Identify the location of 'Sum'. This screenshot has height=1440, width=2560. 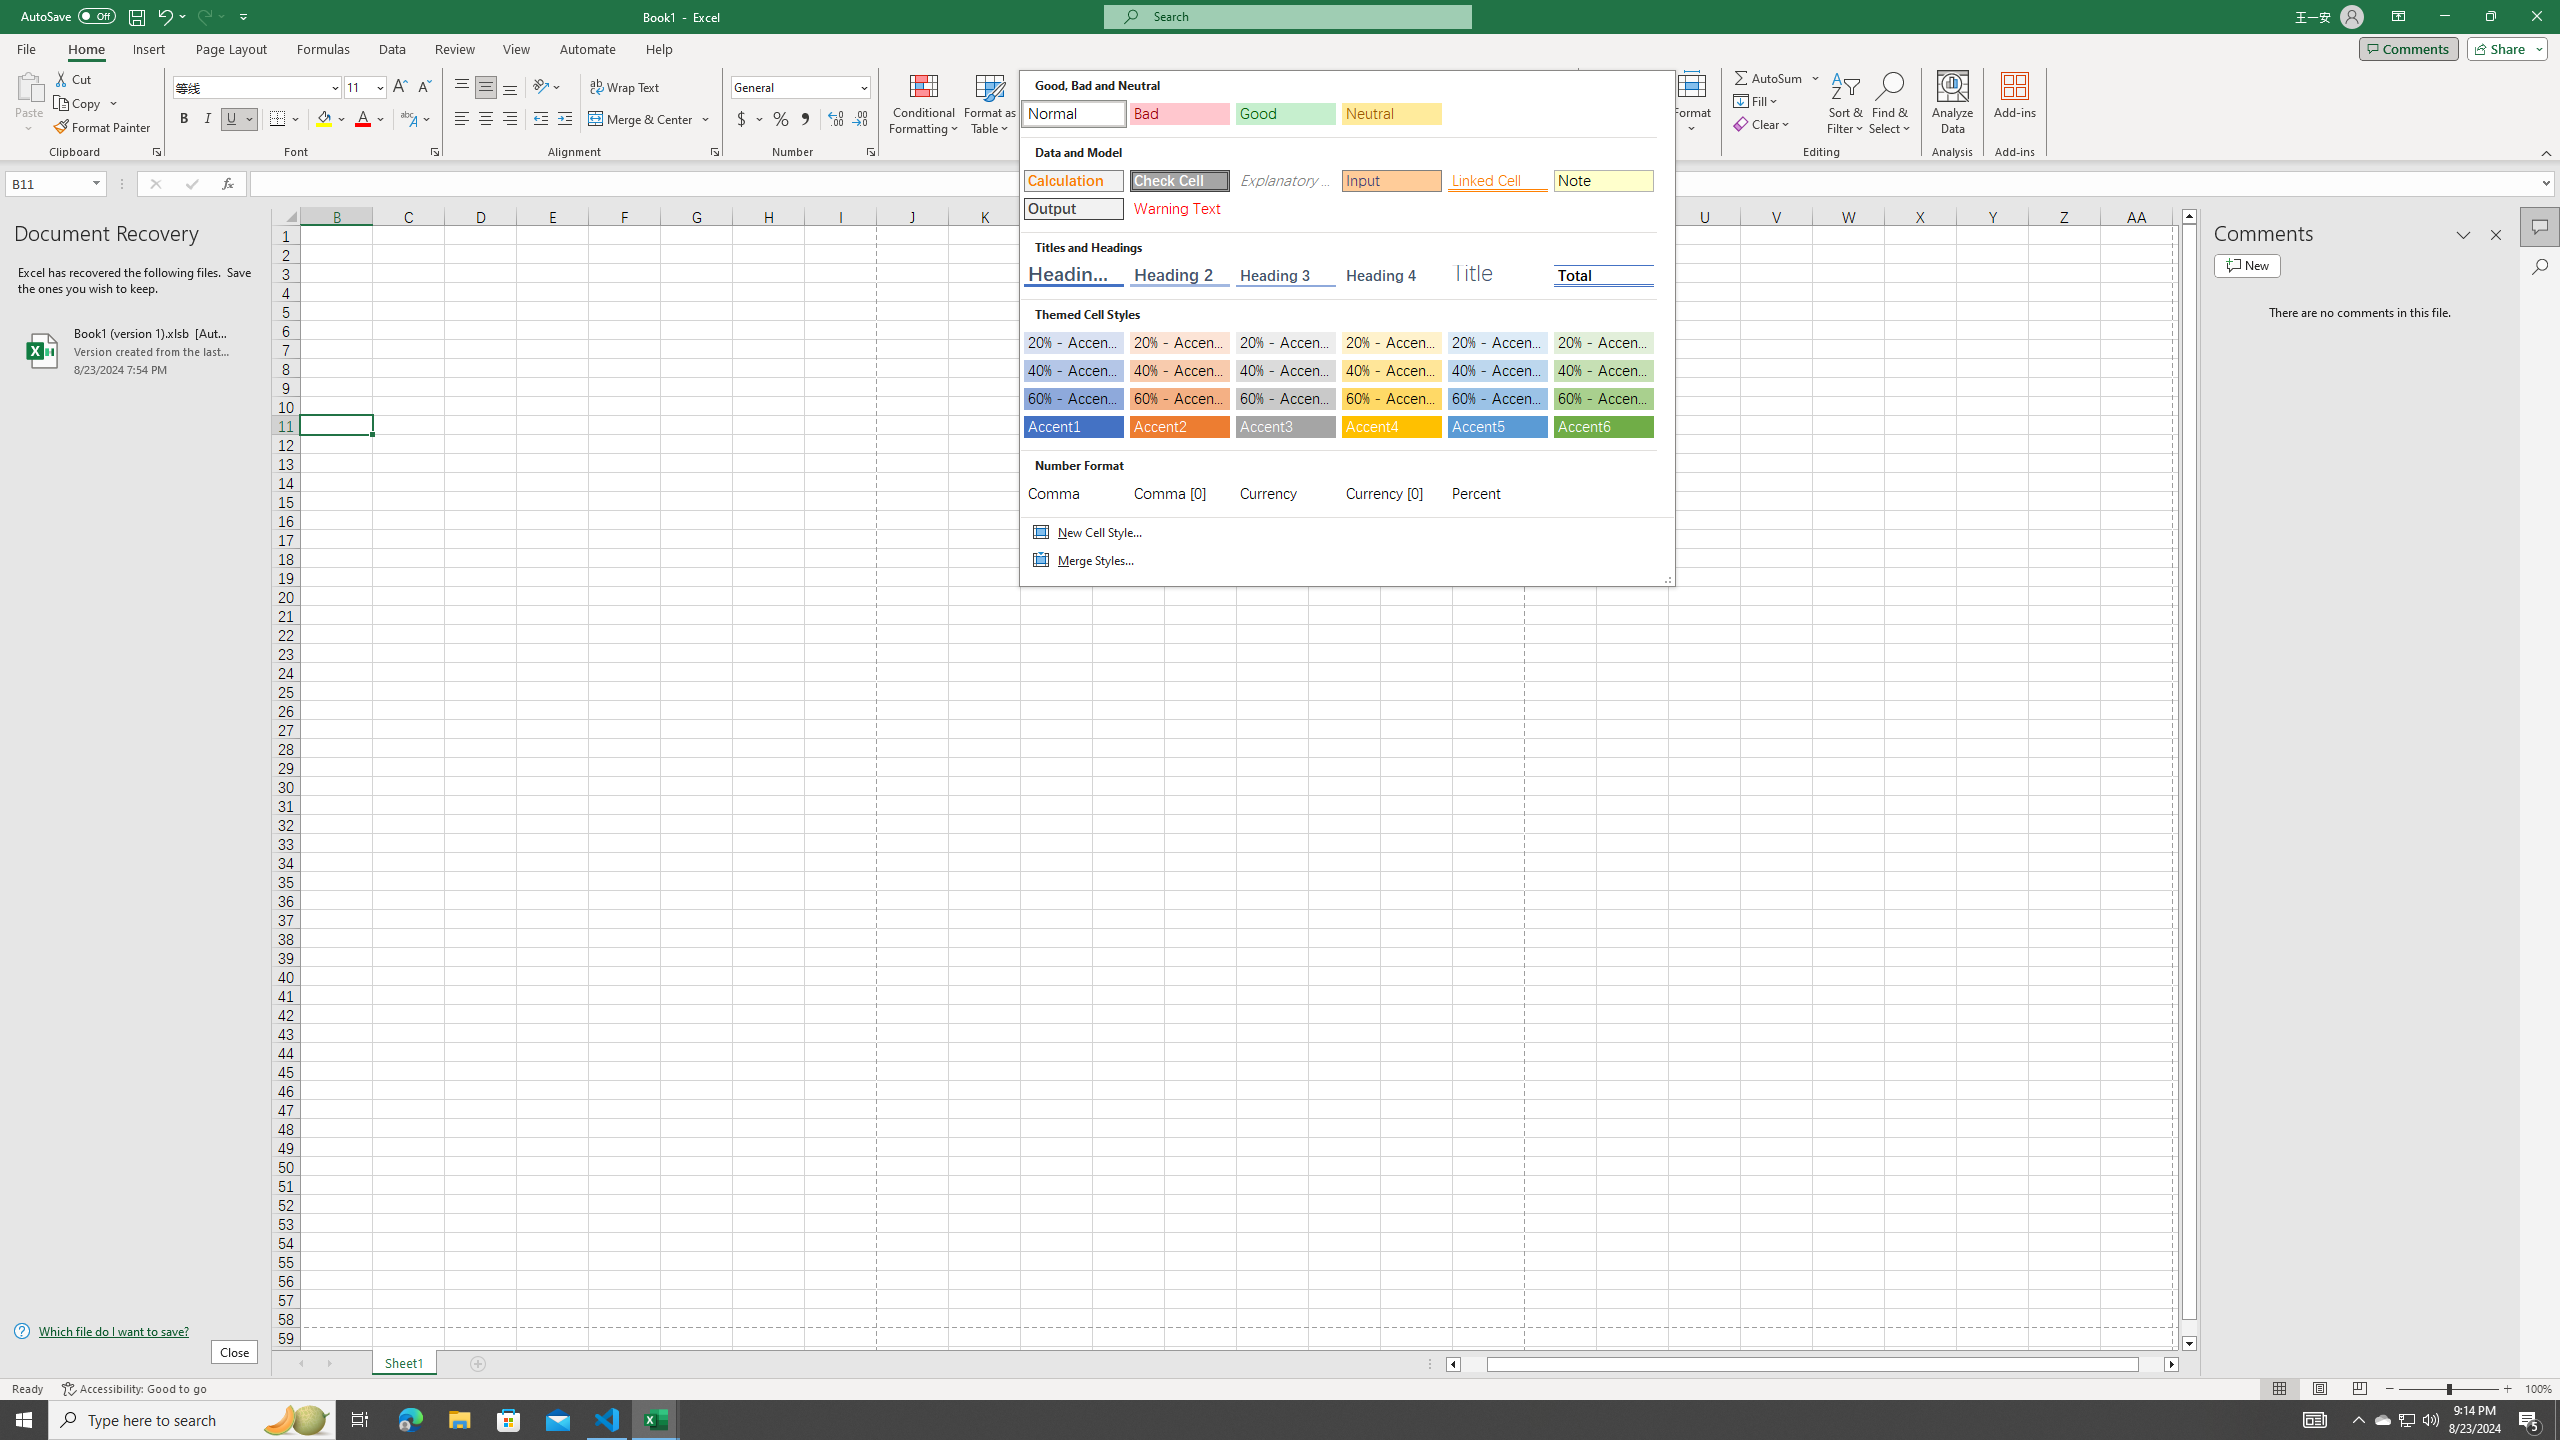
(1769, 77).